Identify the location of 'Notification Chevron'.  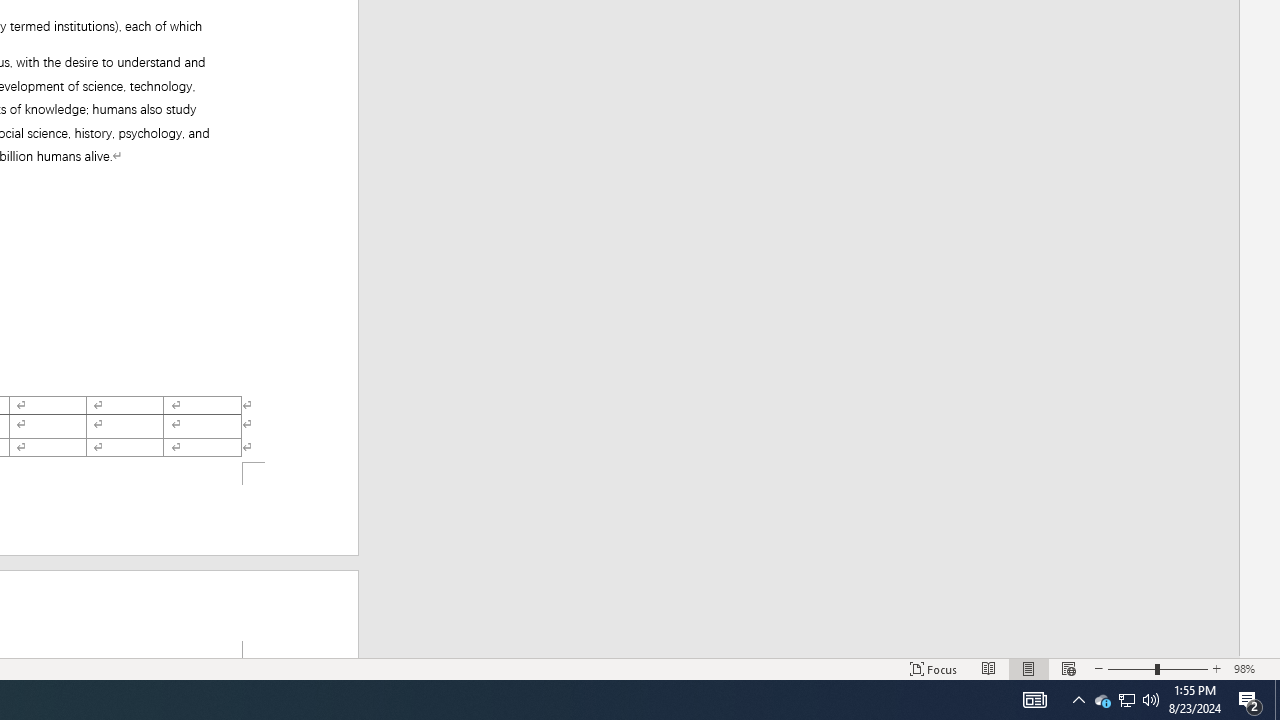
(1078, 698).